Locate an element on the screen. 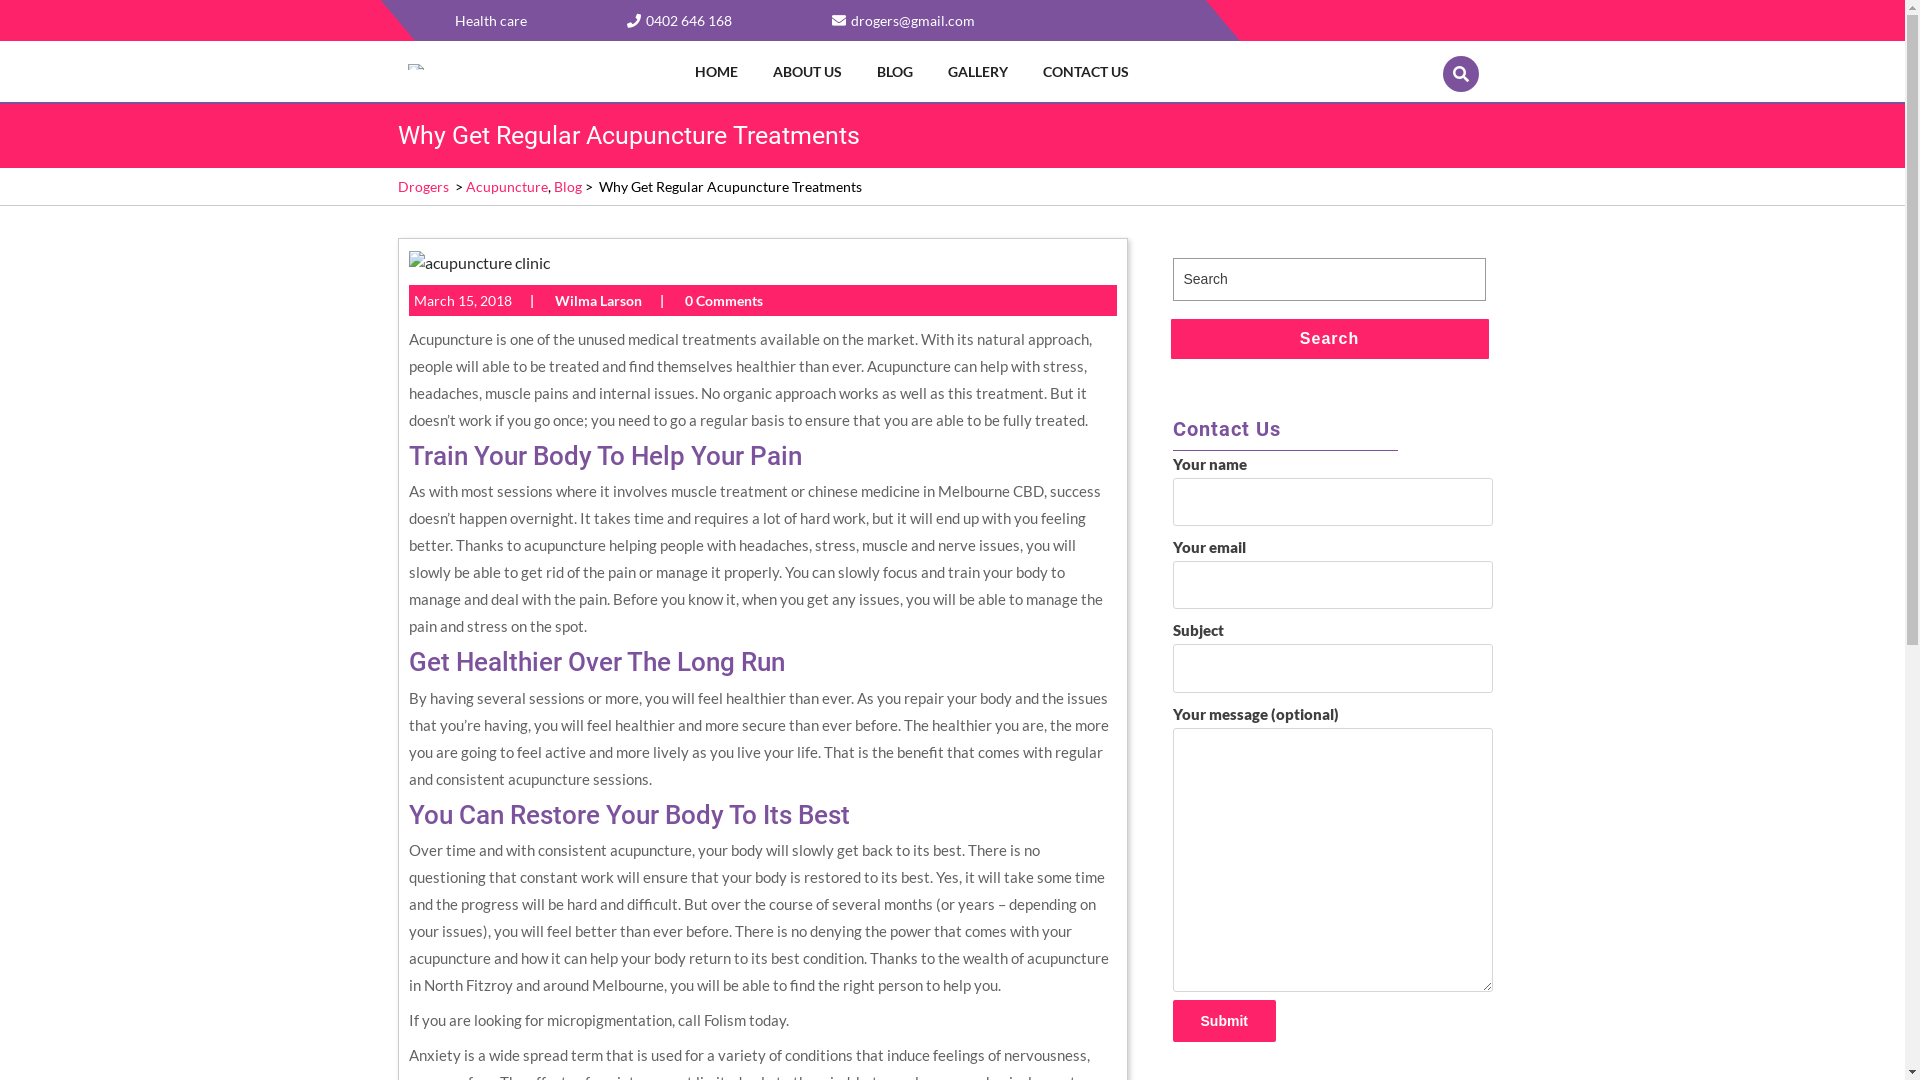 The width and height of the screenshot is (1920, 1080). 'CONTACT US' is located at coordinates (1088, 70).